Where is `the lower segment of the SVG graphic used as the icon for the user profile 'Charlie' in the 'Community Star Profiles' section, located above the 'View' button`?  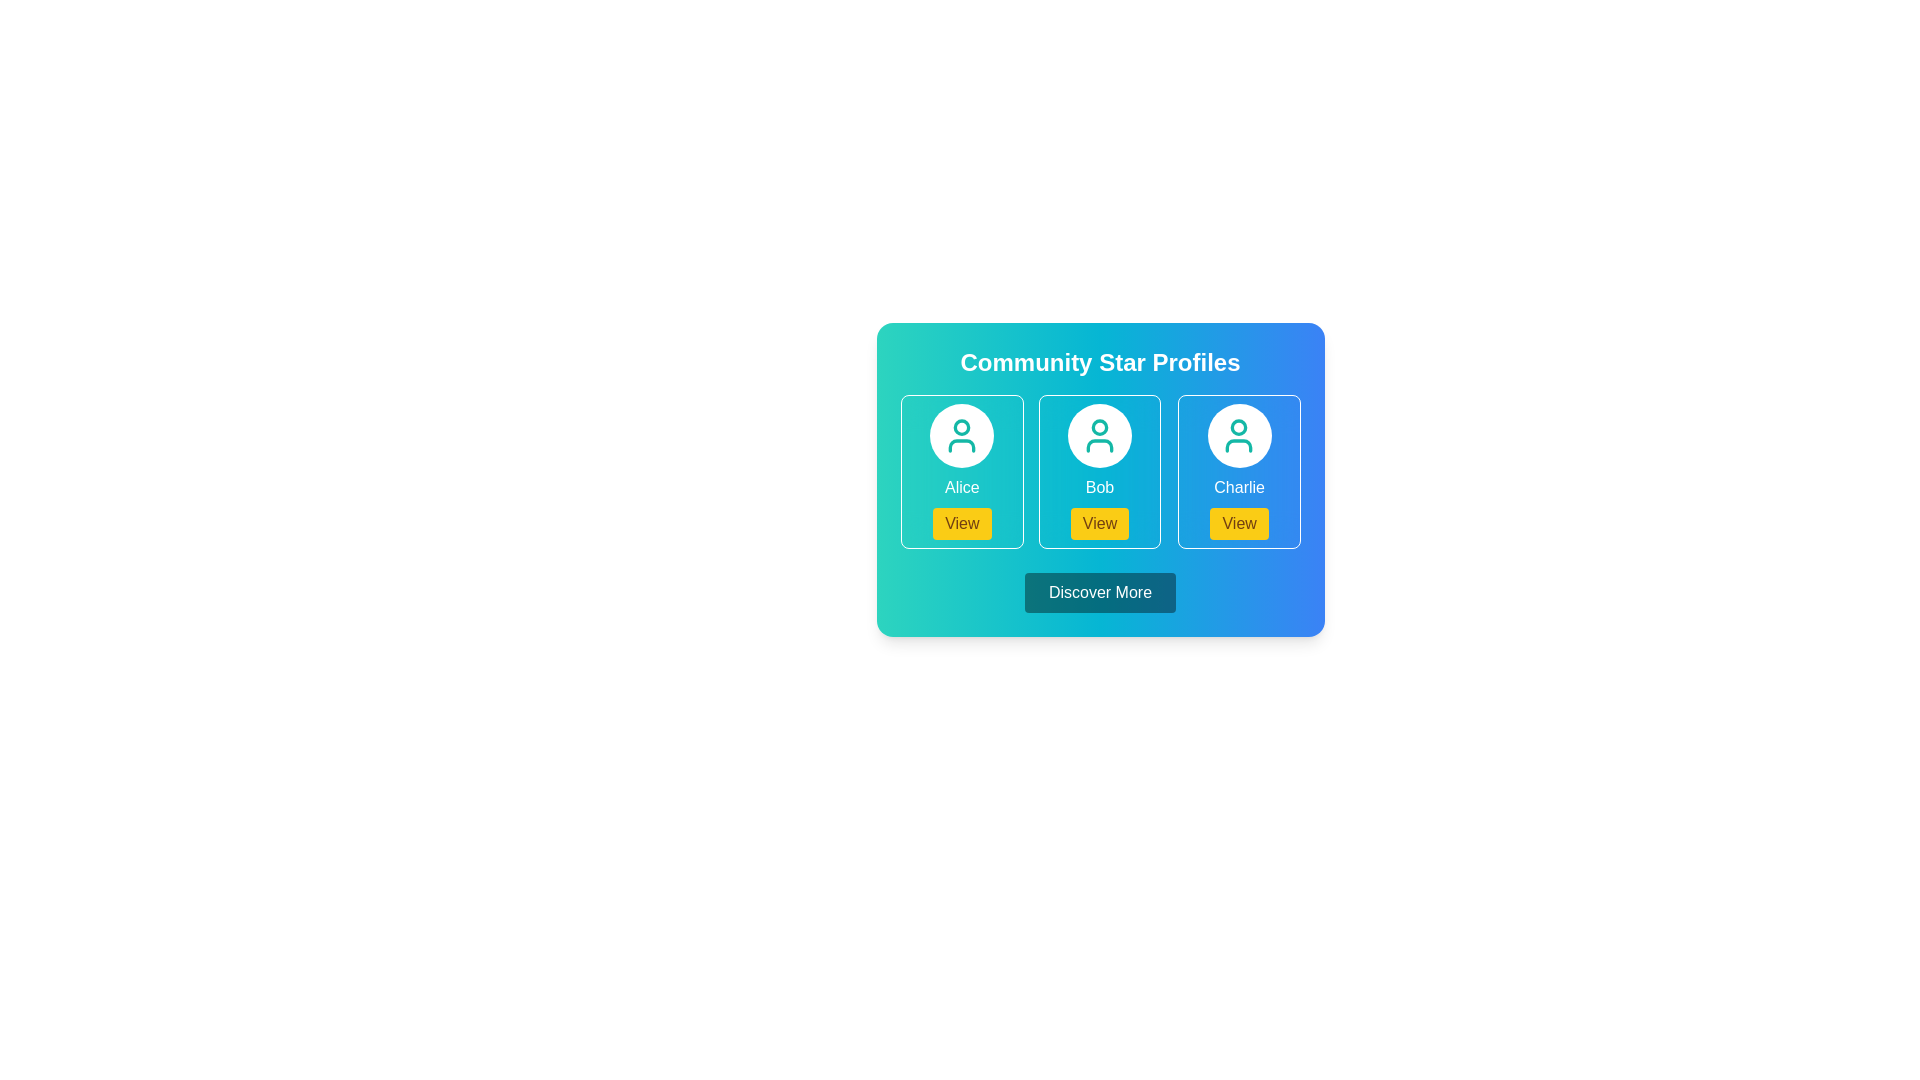 the lower segment of the SVG graphic used as the icon for the user profile 'Charlie' in the 'Community Star Profiles' section, located above the 'View' button is located at coordinates (1238, 445).